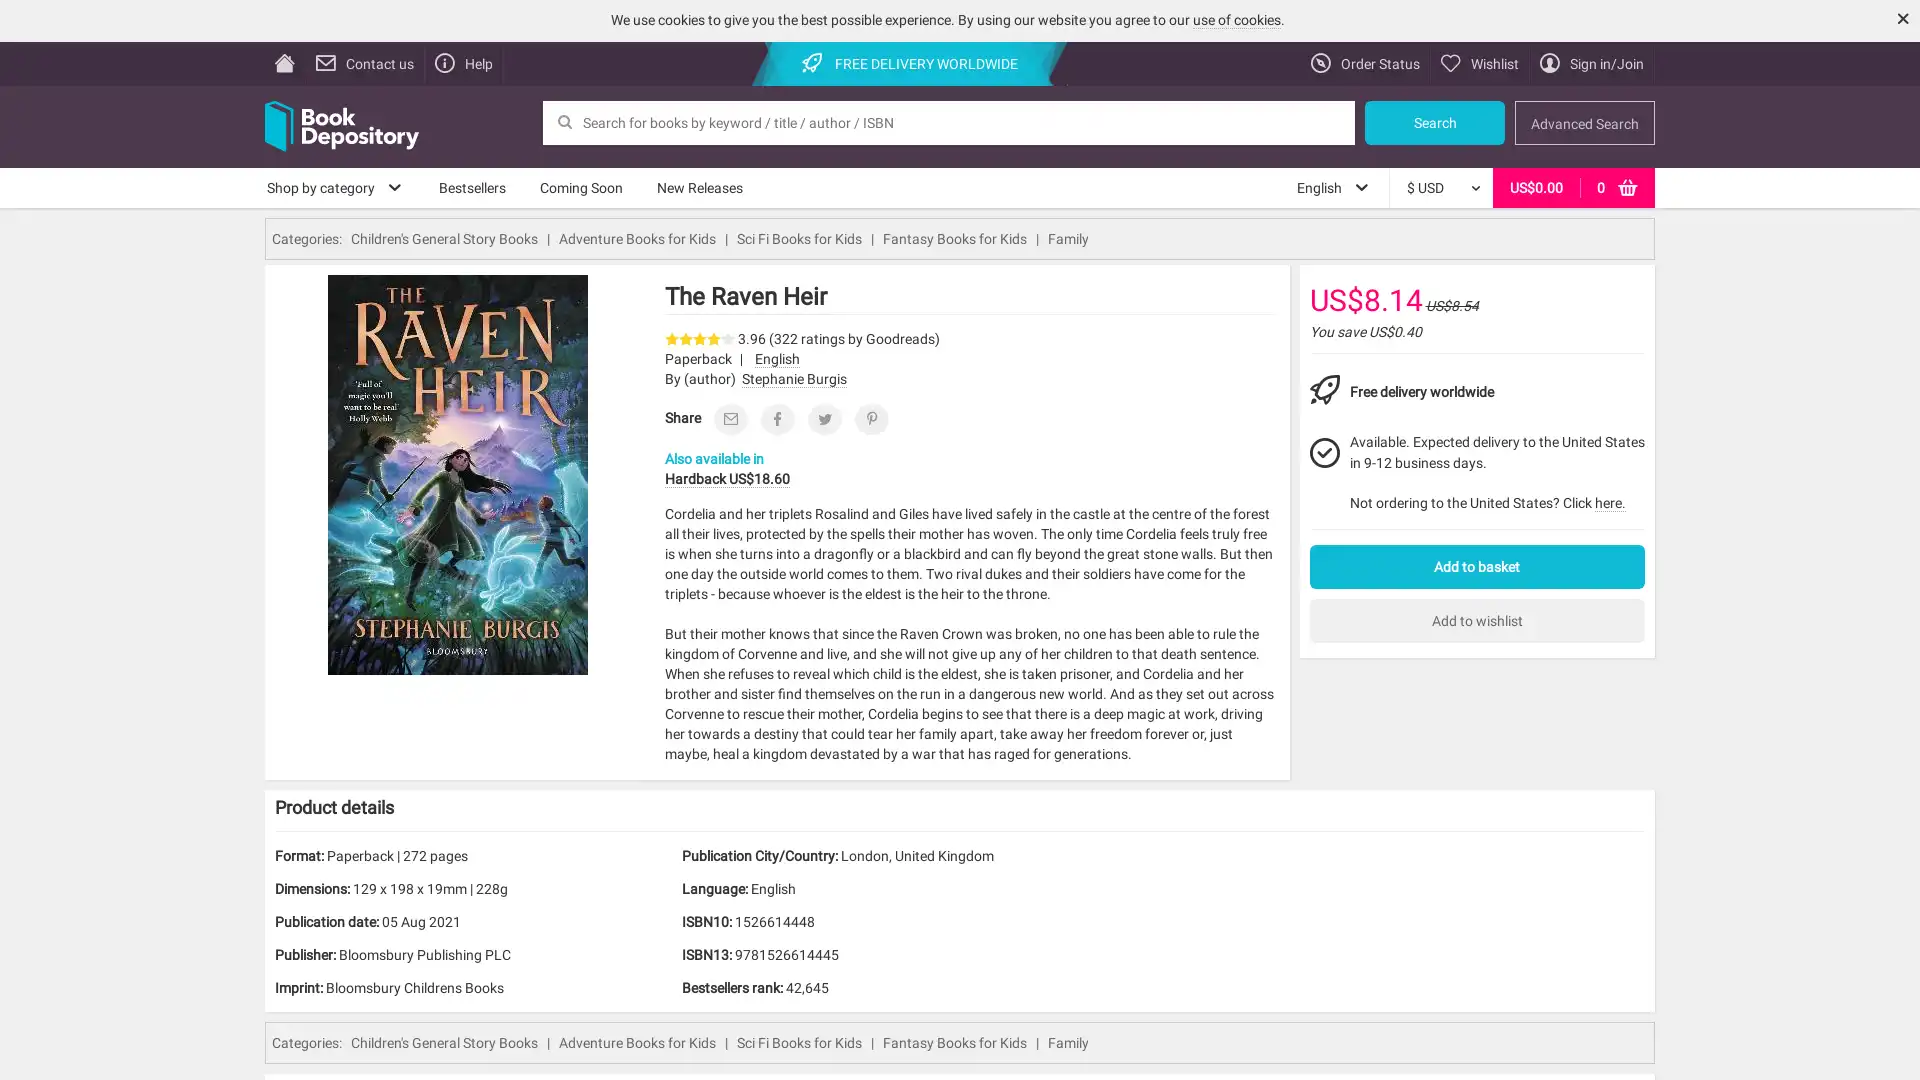 This screenshot has height=1080, width=1920. I want to click on Search, so click(1434, 122).